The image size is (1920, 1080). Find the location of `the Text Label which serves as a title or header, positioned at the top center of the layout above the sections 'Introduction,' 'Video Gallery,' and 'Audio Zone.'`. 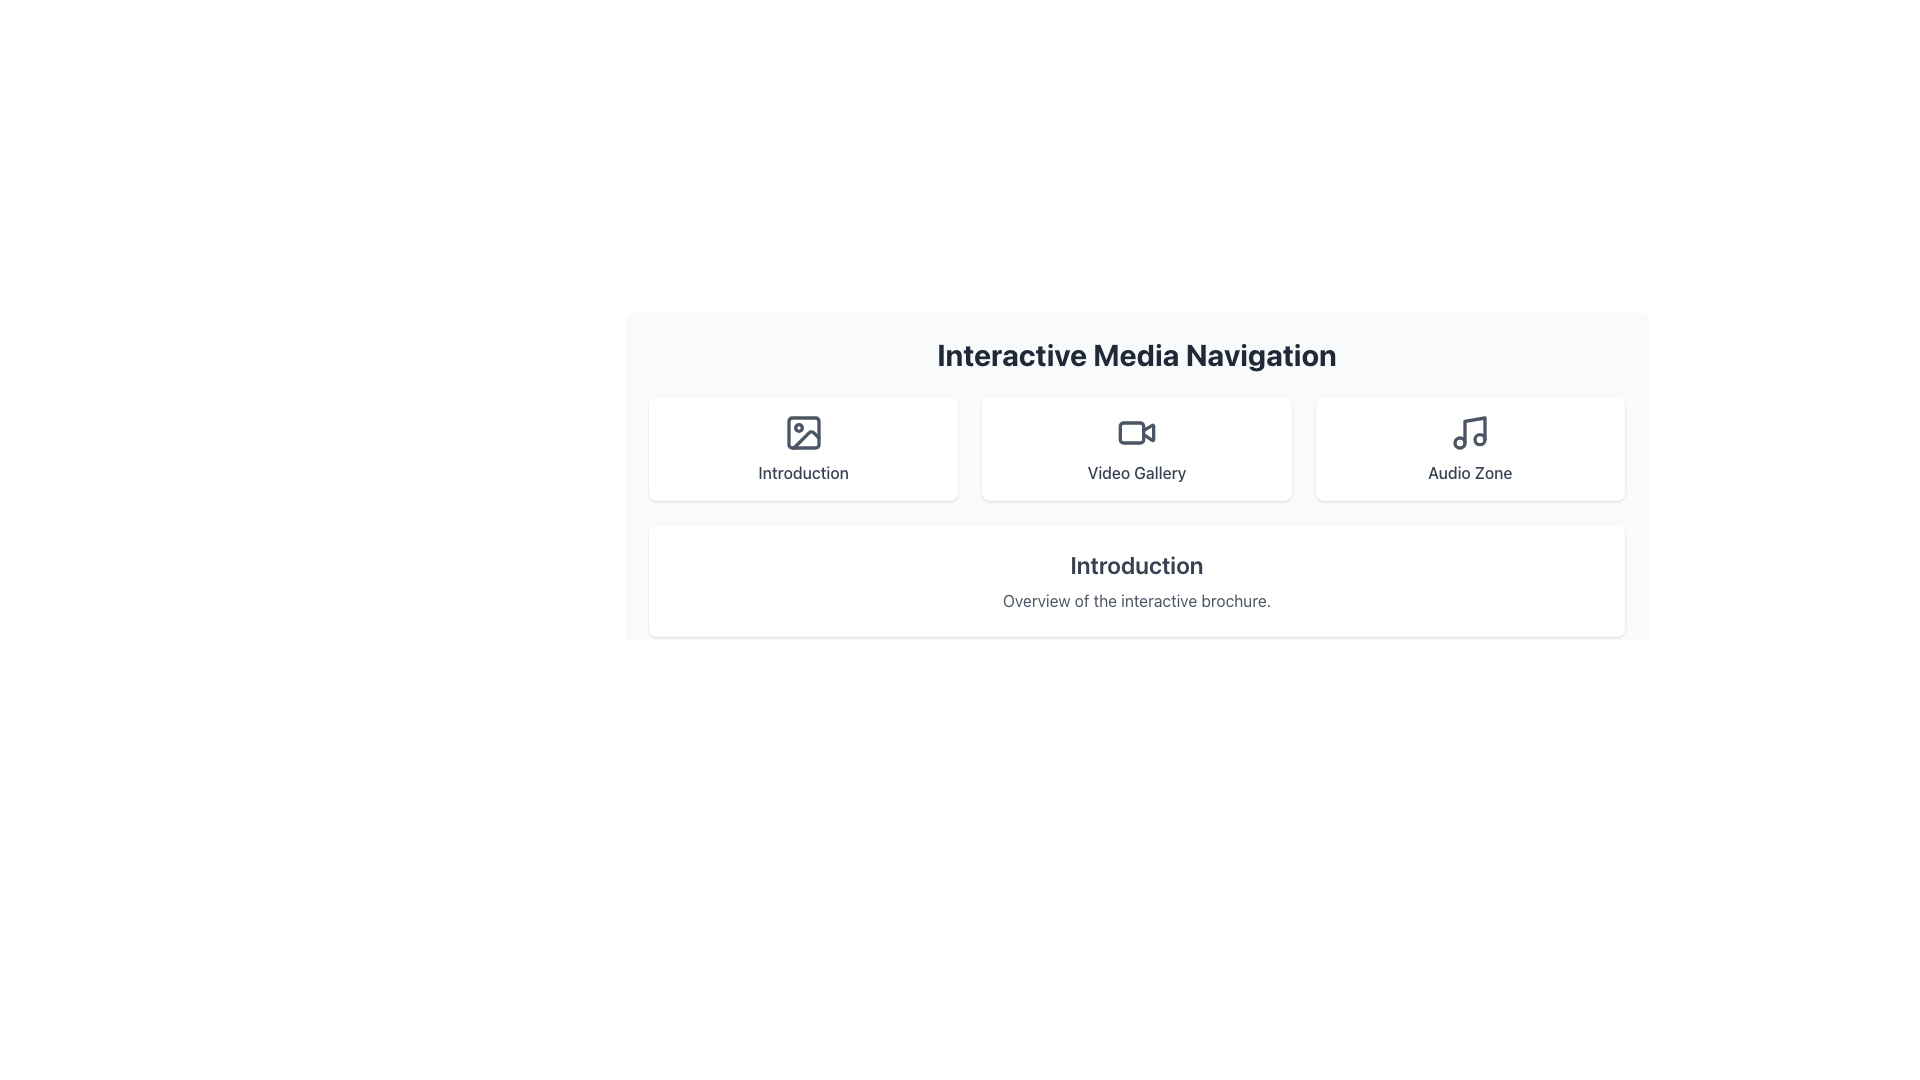

the Text Label which serves as a title or header, positioned at the top center of the layout above the sections 'Introduction,' 'Video Gallery,' and 'Audio Zone.' is located at coordinates (1137, 353).